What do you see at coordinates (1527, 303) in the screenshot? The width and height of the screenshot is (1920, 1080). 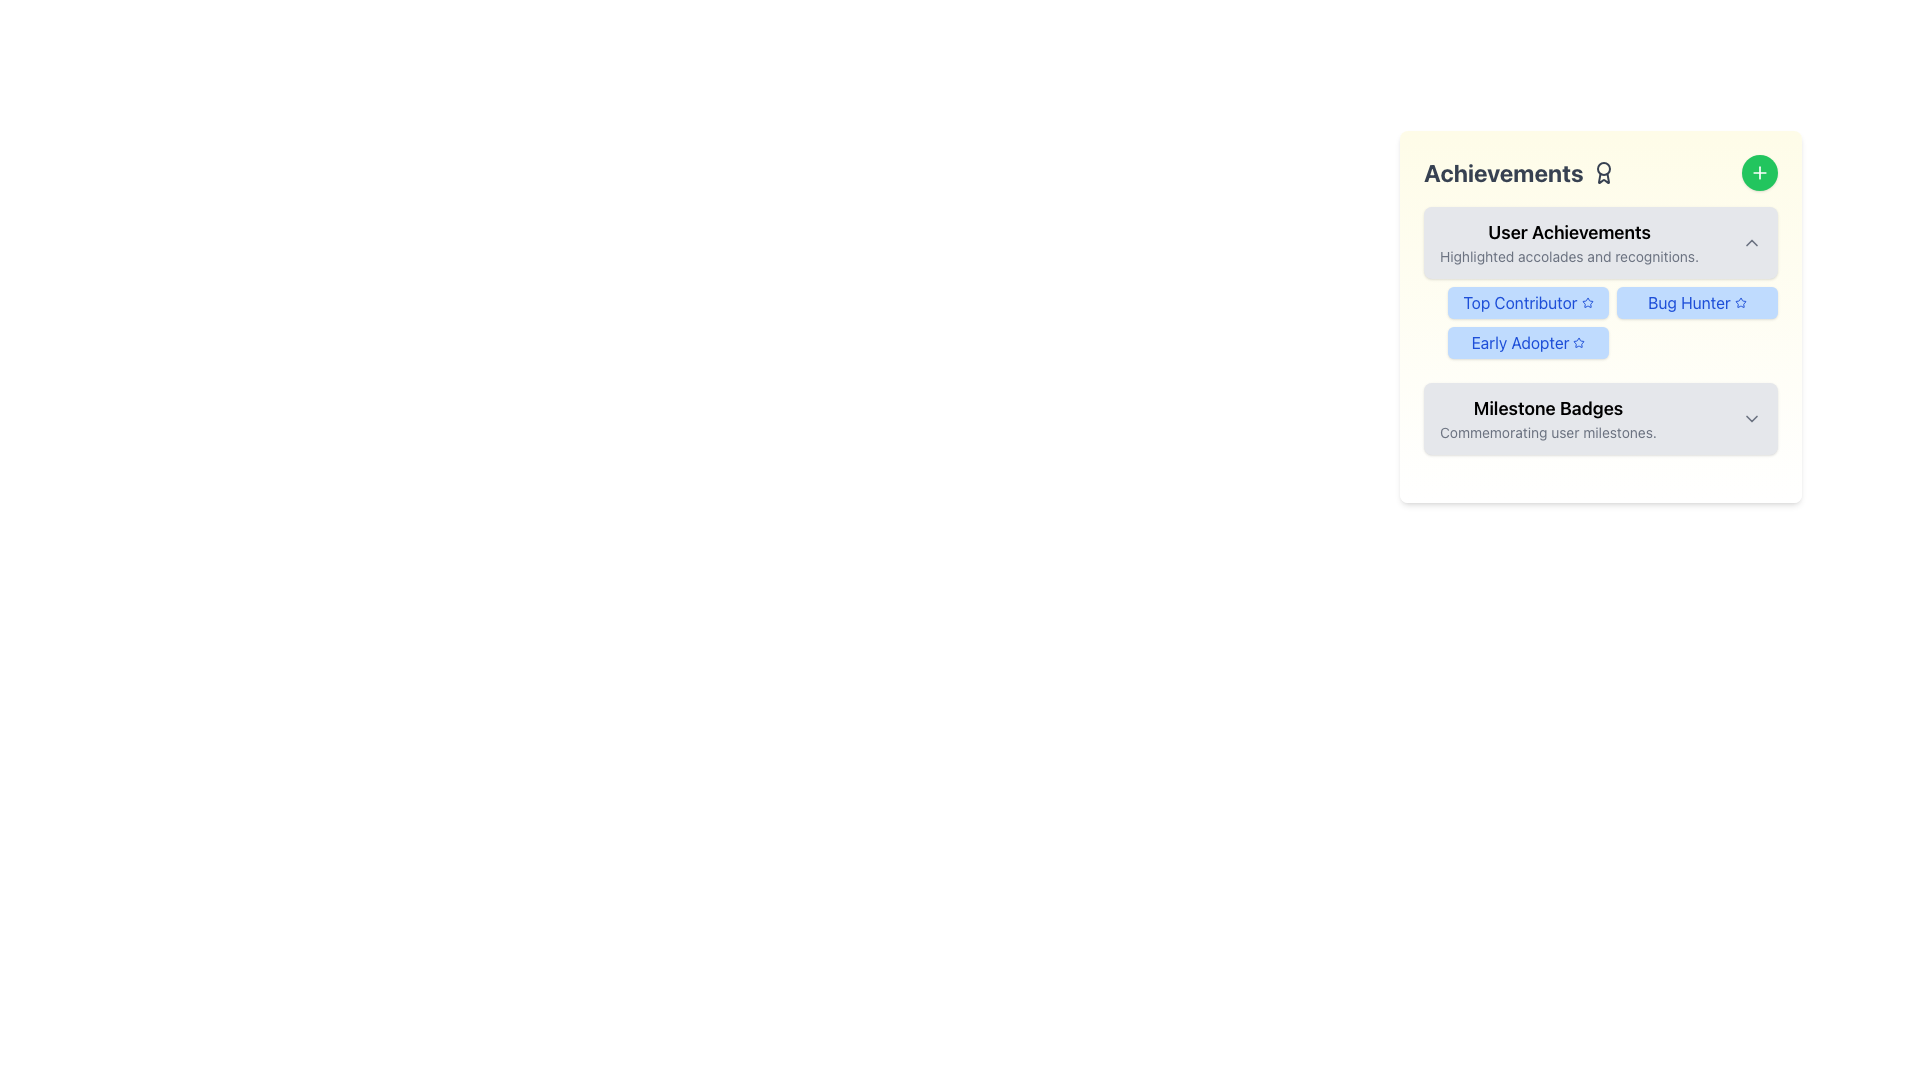 I see `the Decorative Badge that indicates the user's achievement as 'Top Contributor' located in the top-left quadrant of the 'User Achievements' section in the 'Achievements' panel` at bounding box center [1527, 303].